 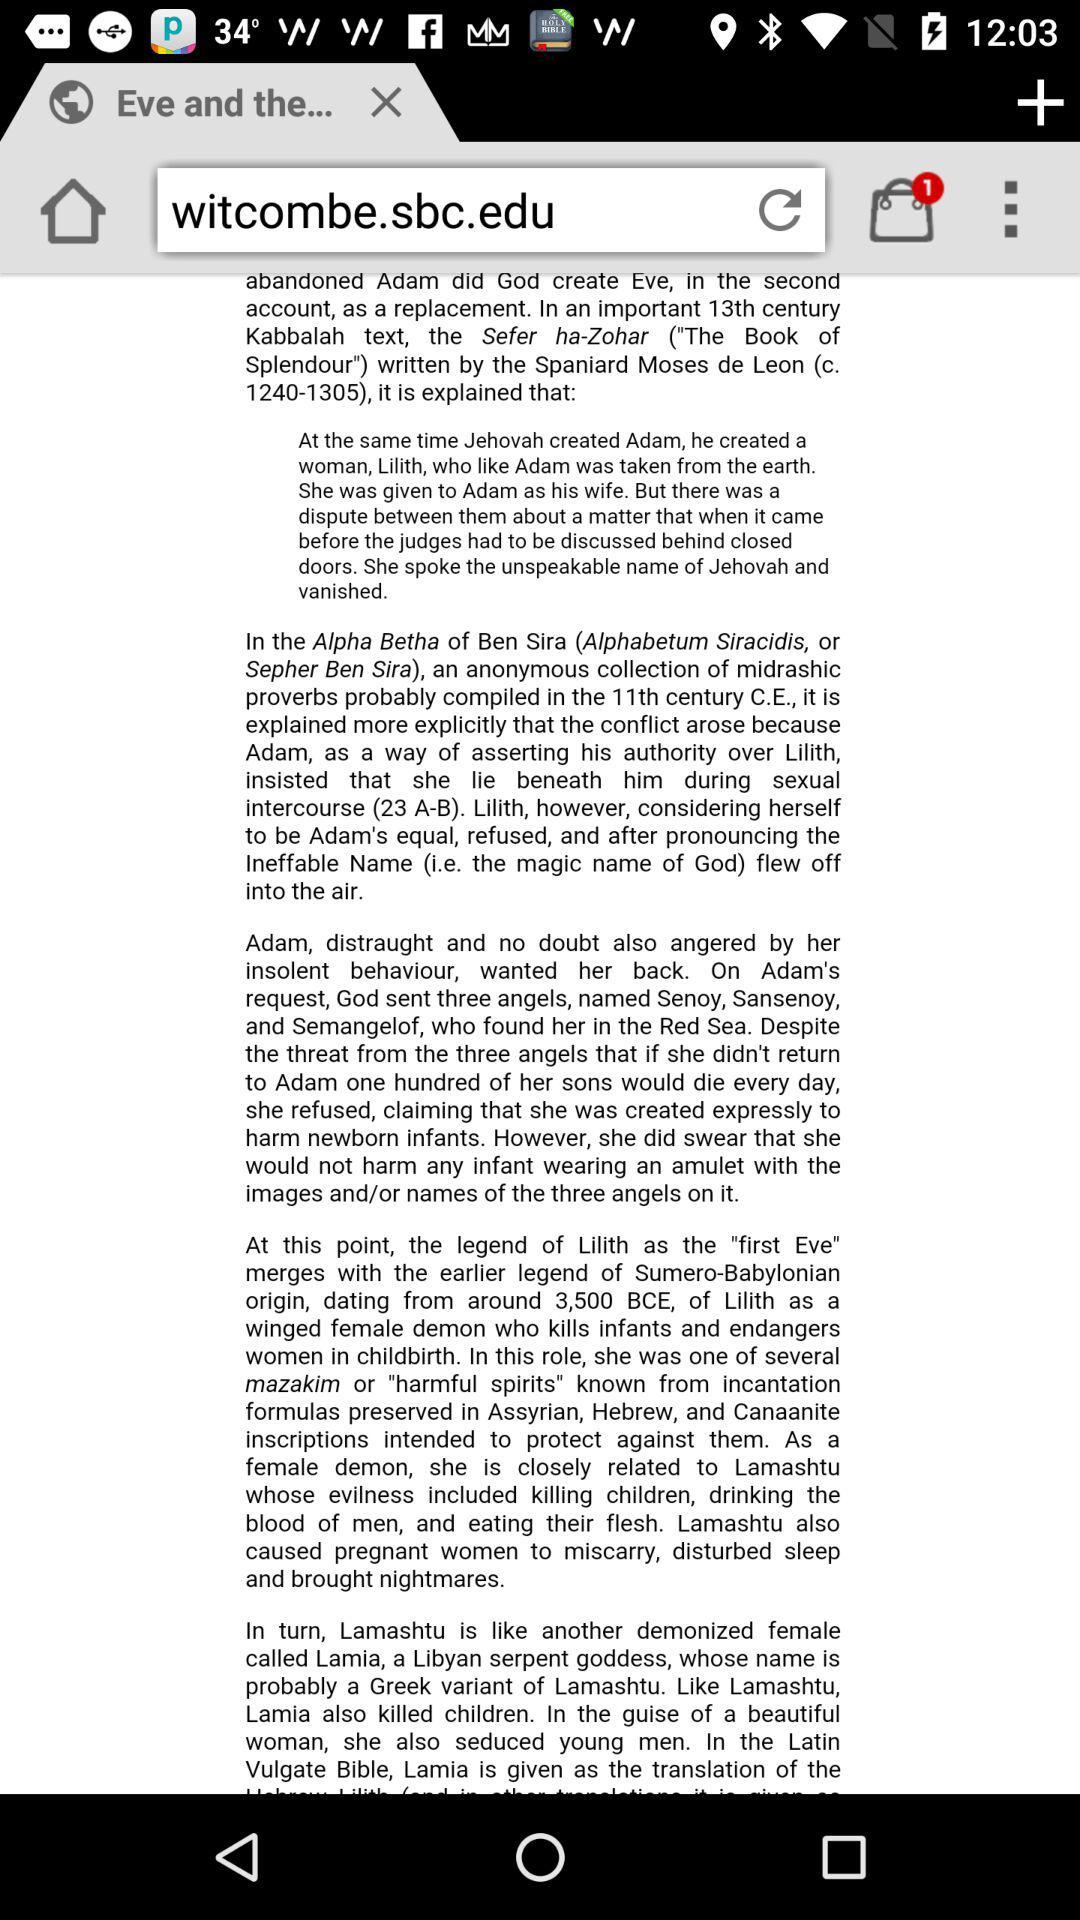 What do you see at coordinates (1039, 101) in the screenshot?
I see `open another tab` at bounding box center [1039, 101].